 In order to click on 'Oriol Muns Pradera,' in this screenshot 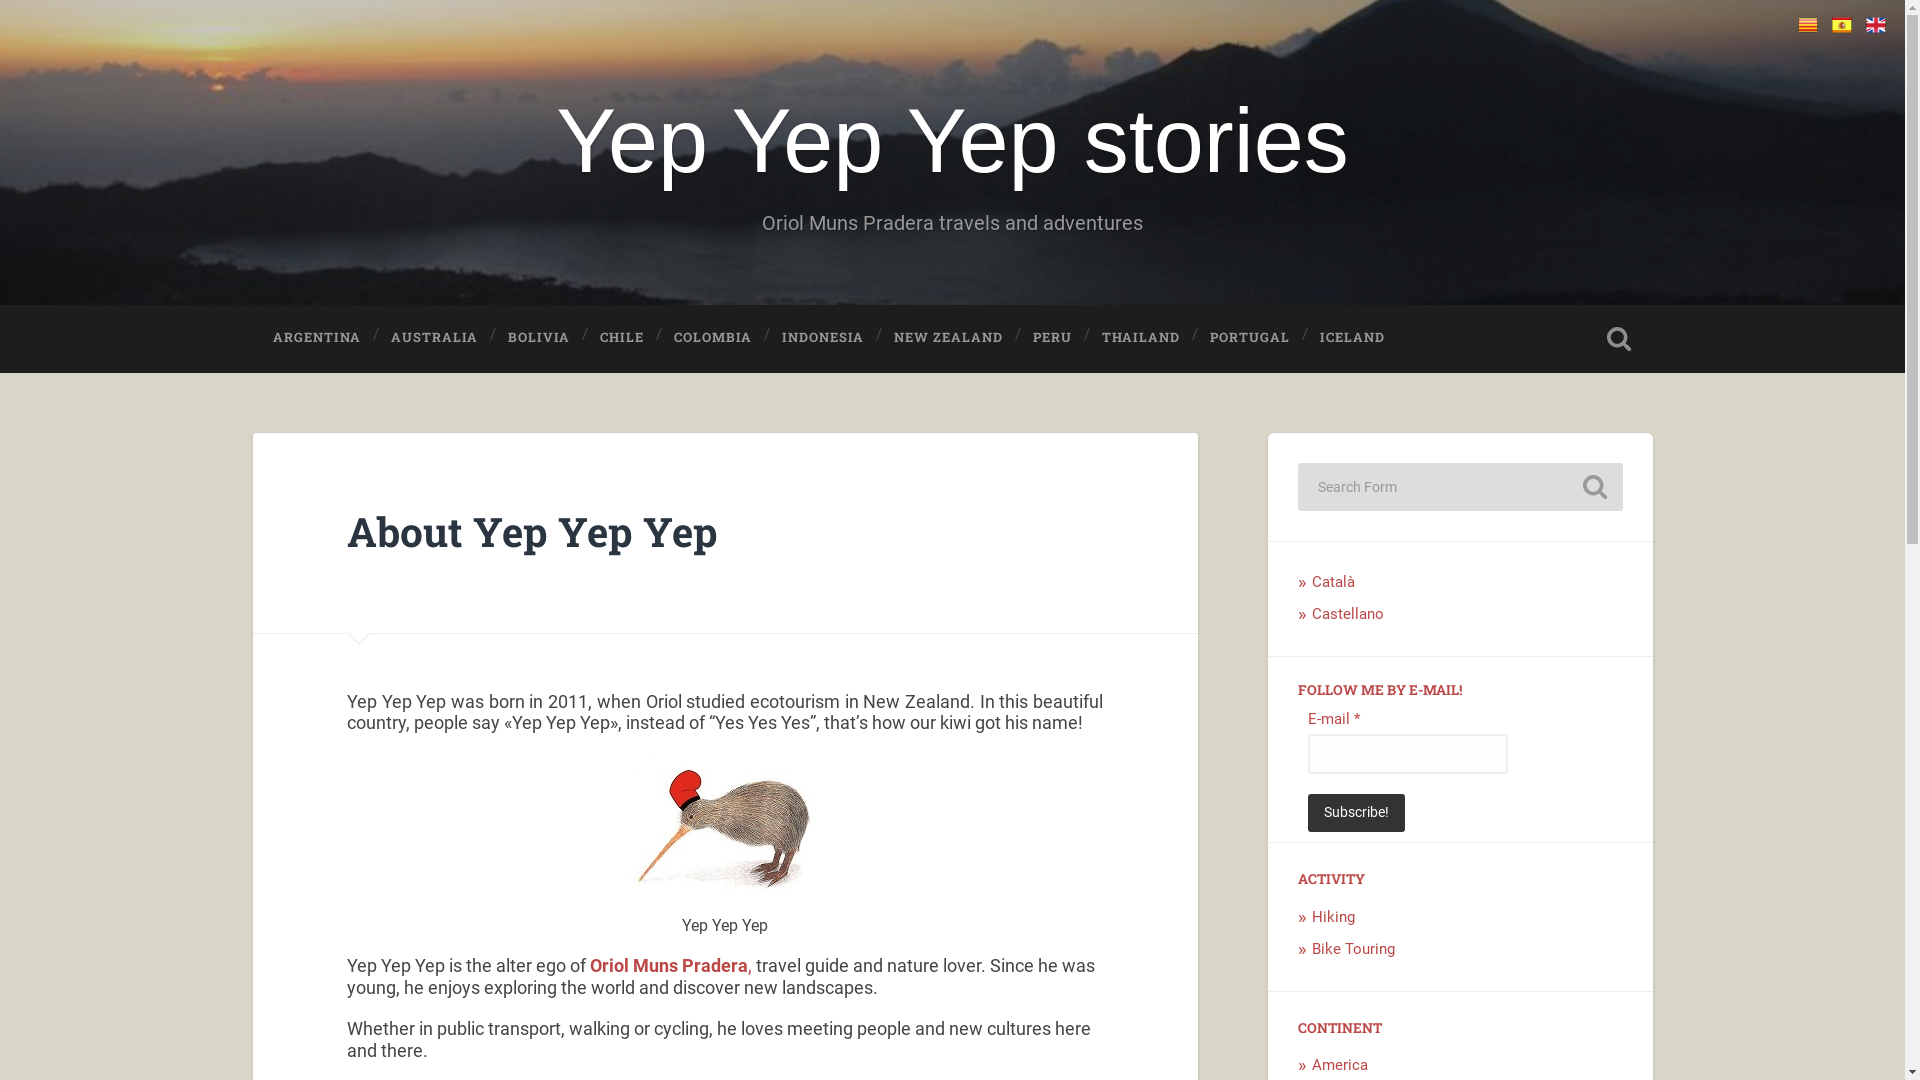, I will do `click(671, 964)`.